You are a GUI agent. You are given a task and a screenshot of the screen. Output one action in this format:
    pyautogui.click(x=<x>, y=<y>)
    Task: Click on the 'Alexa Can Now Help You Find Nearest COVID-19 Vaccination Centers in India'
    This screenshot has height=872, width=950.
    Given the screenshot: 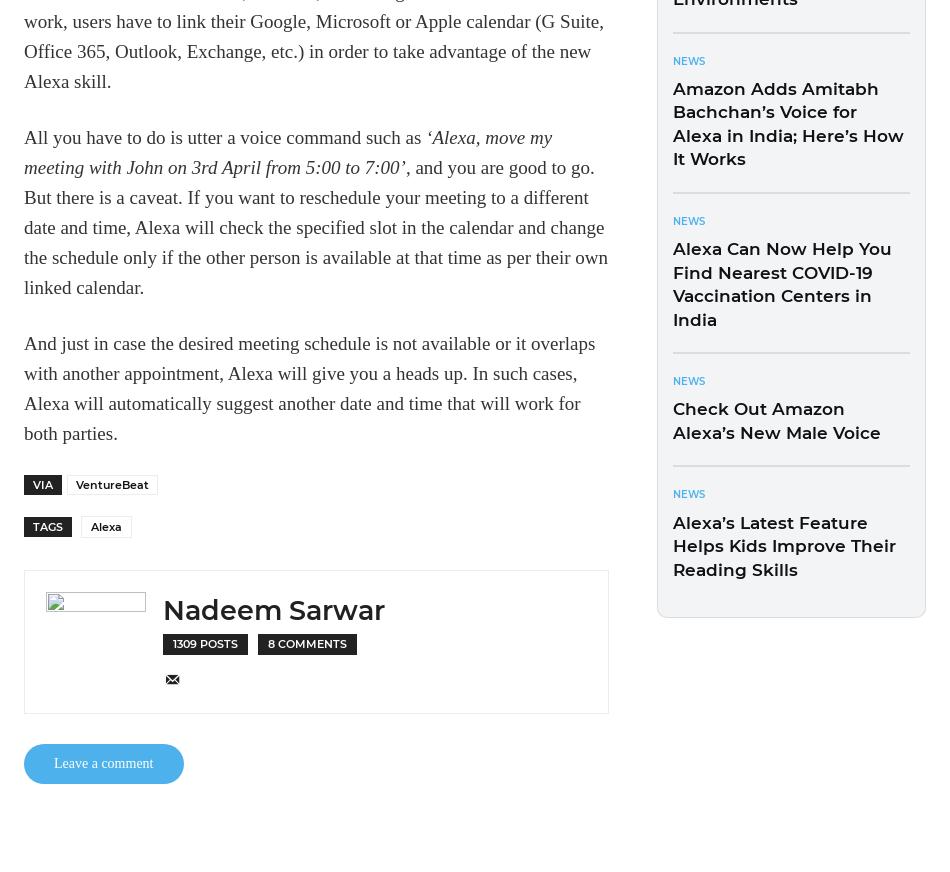 What is the action you would take?
    pyautogui.click(x=781, y=283)
    